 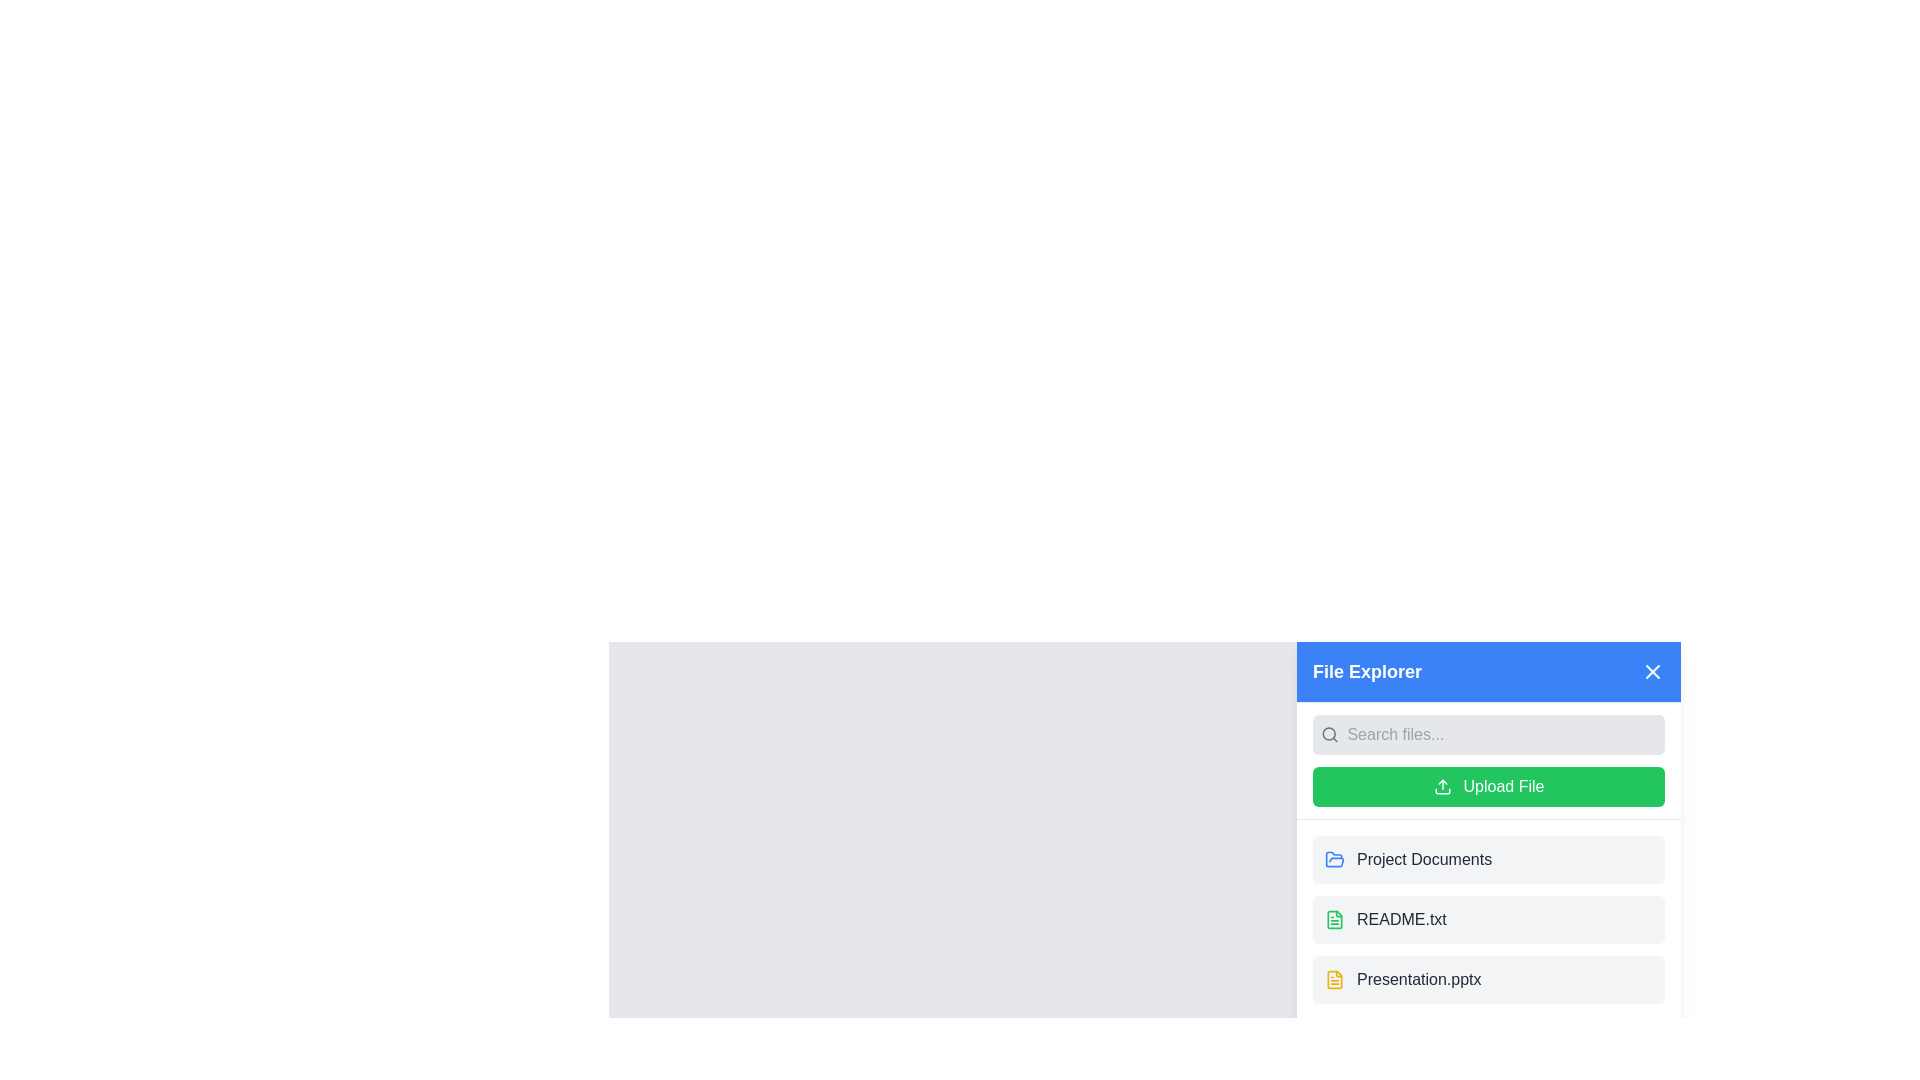 I want to click on the list item representing the file 'Presentation.pptx', so click(x=1488, y=978).